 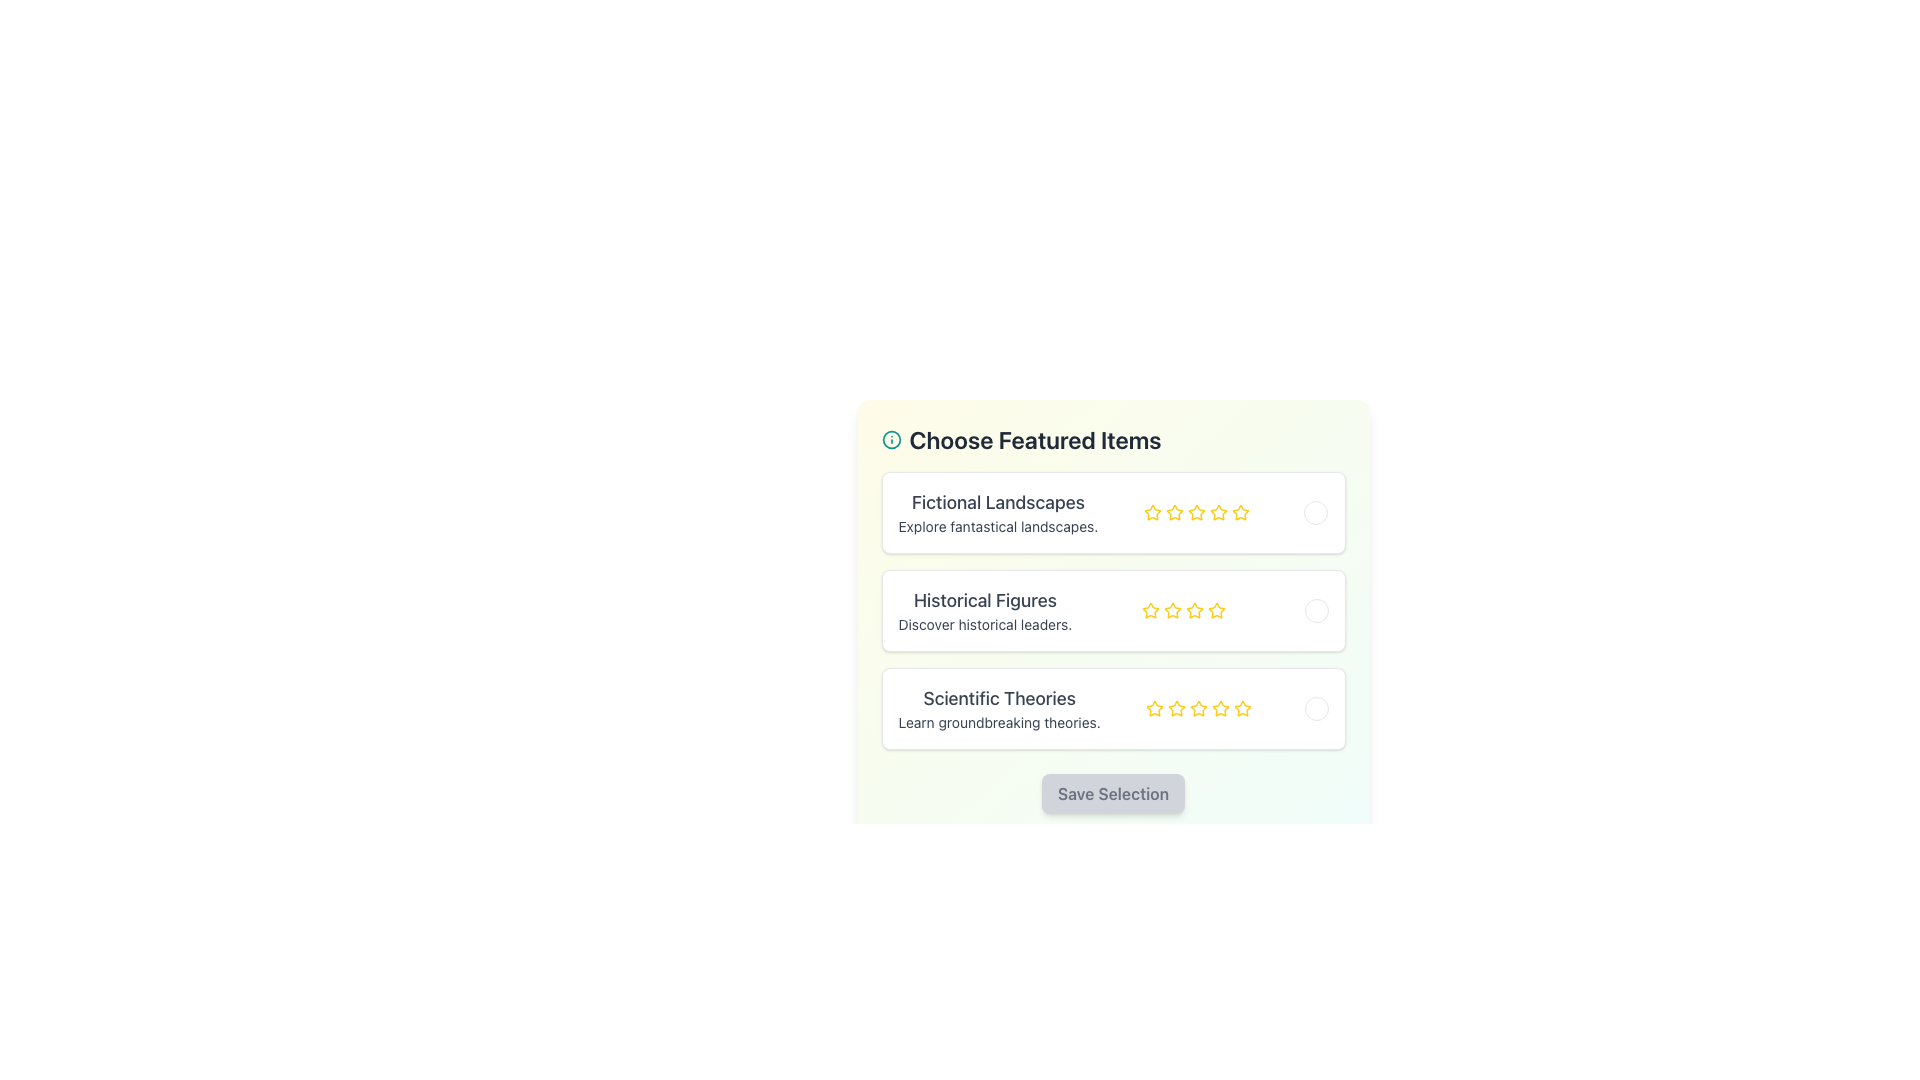 What do you see at coordinates (1151, 609) in the screenshot?
I see `the second yellow star in the rating system located under the 'Historical Figures' section` at bounding box center [1151, 609].